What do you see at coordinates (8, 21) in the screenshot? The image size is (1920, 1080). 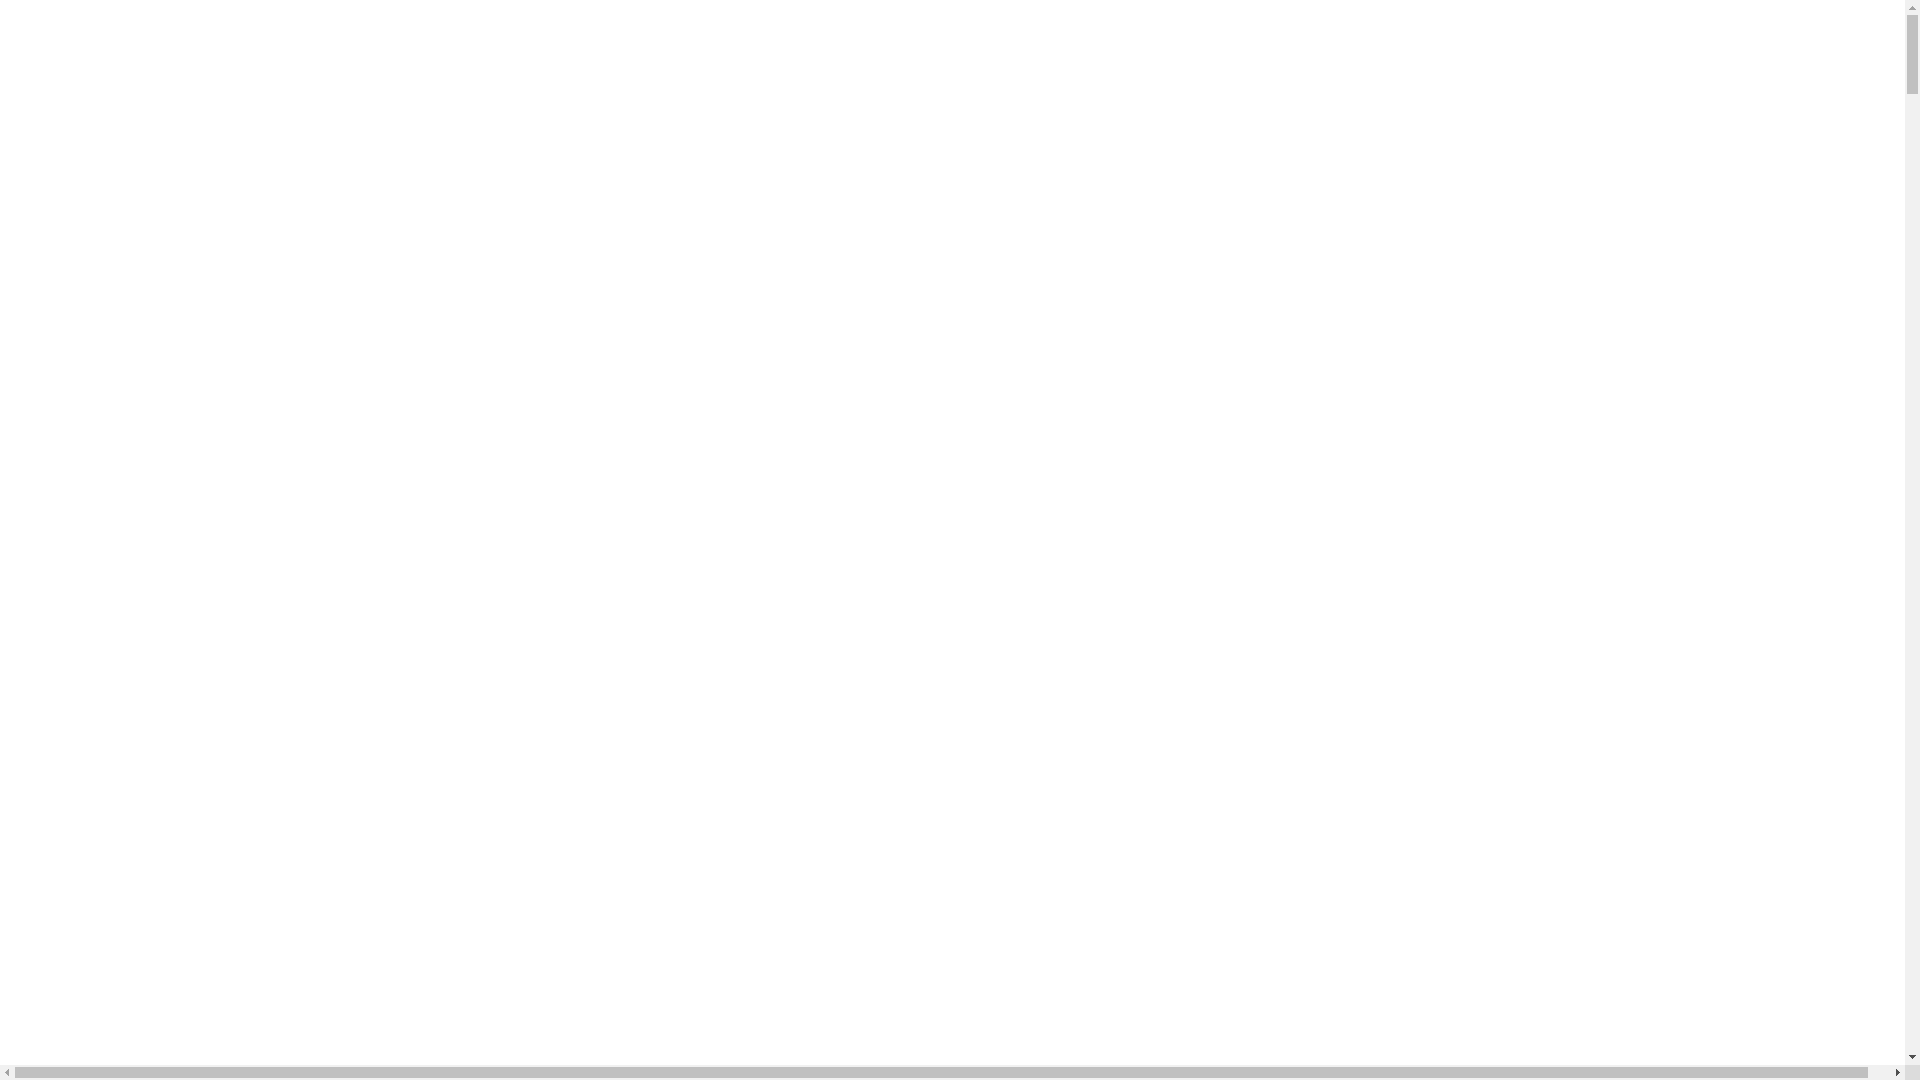 I see `'Skip to main content'` at bounding box center [8, 21].